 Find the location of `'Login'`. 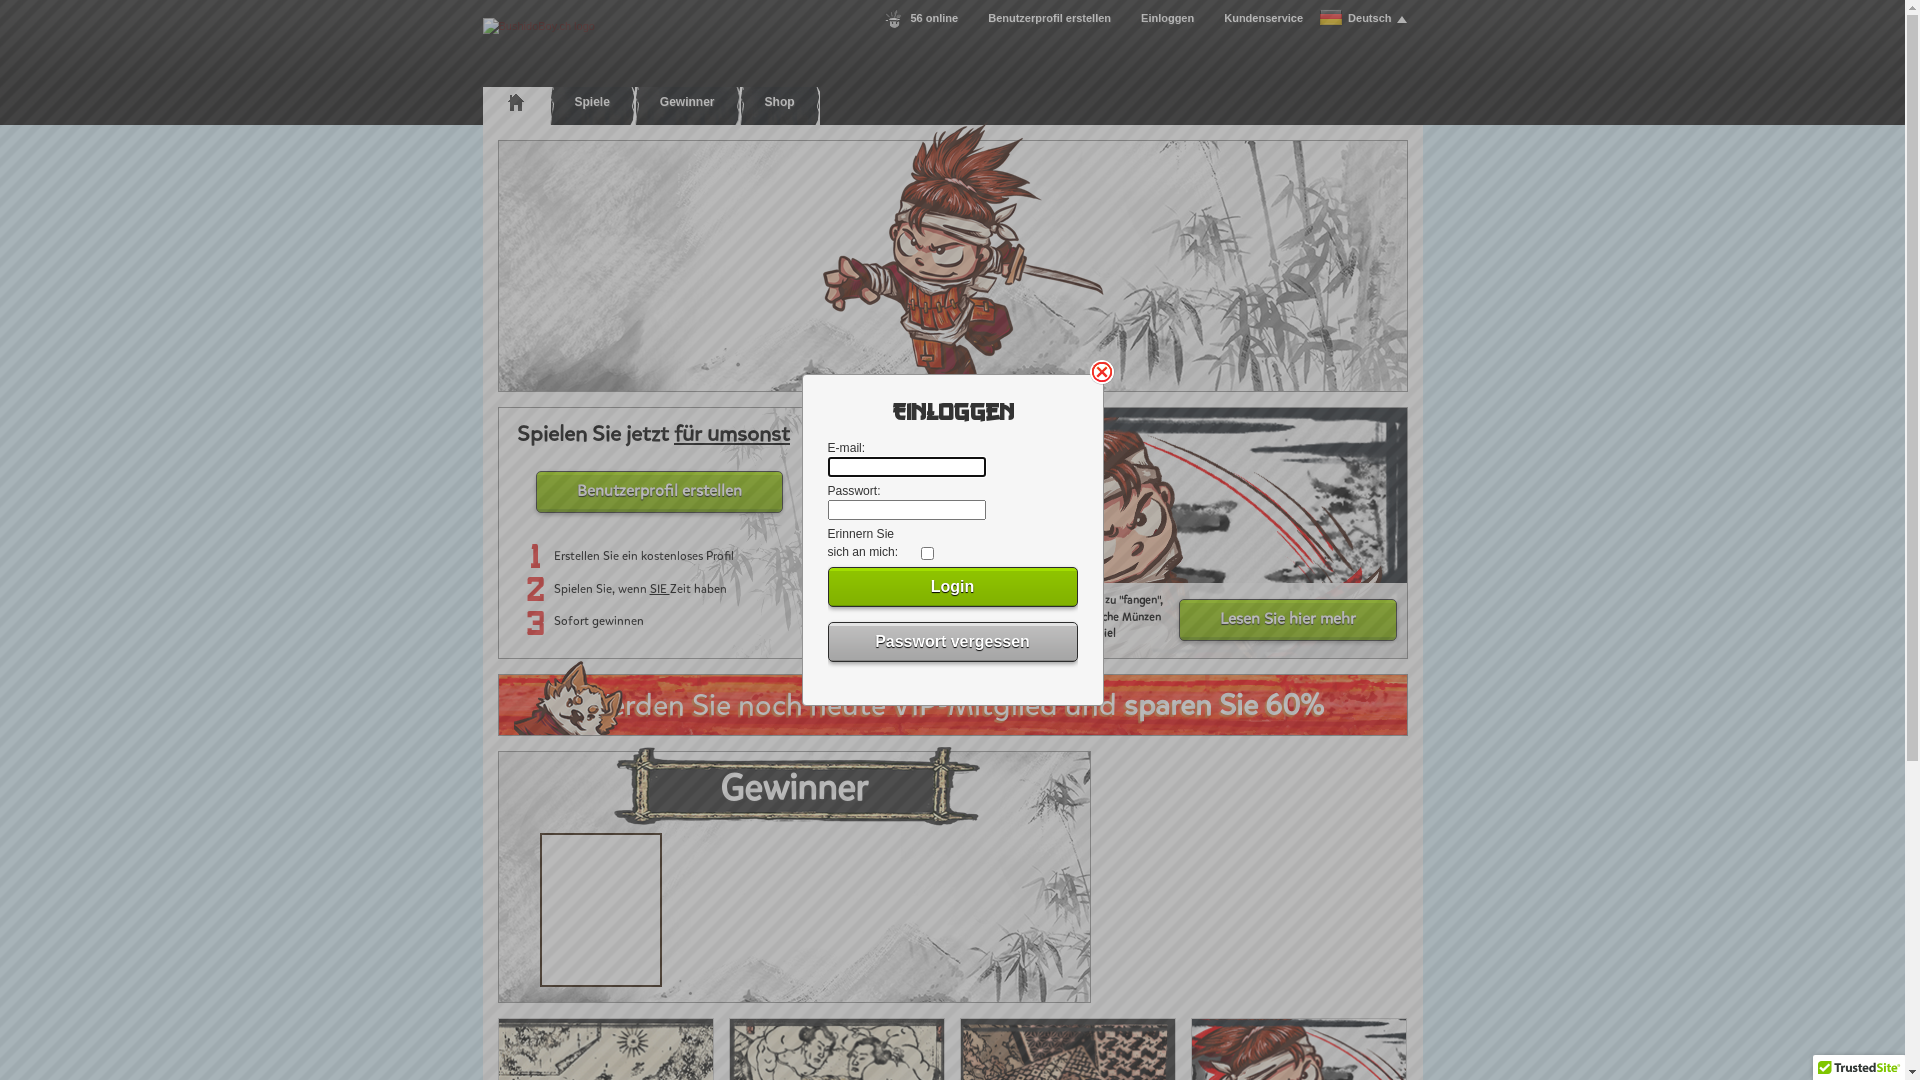

'Login' is located at coordinates (952, 585).